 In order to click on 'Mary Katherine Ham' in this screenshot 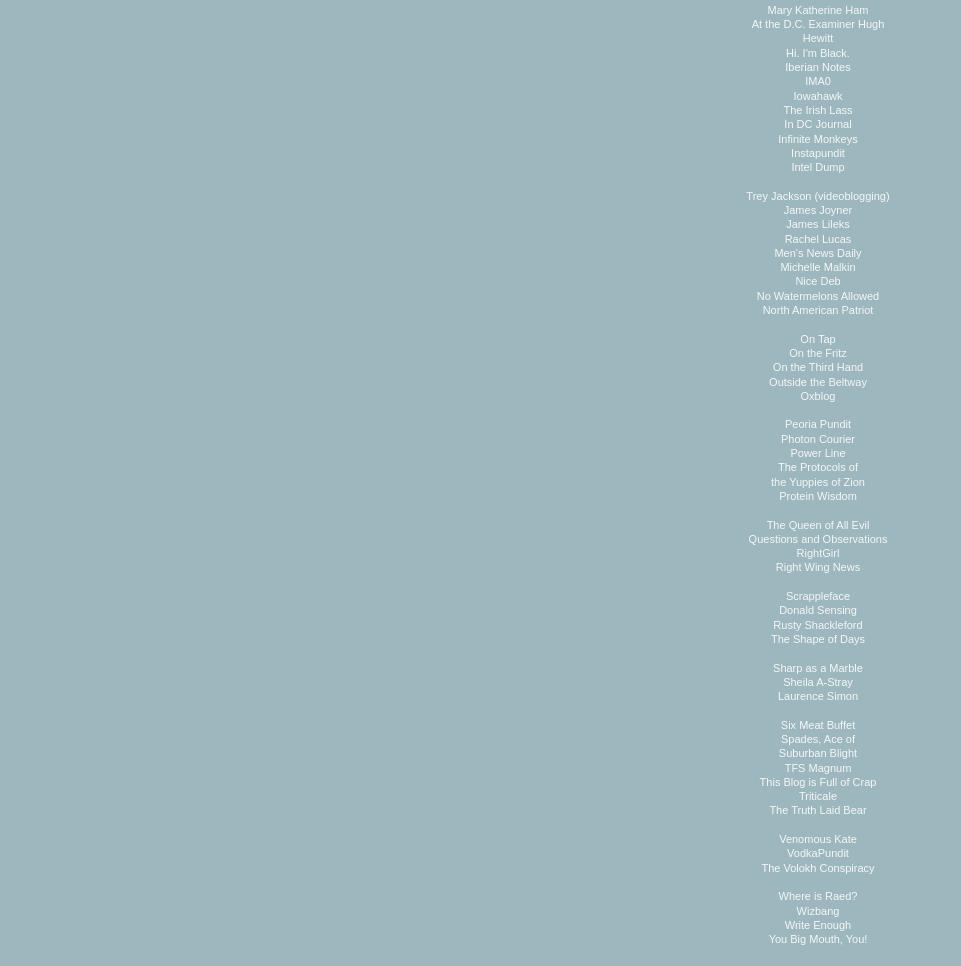, I will do `click(817, 7)`.